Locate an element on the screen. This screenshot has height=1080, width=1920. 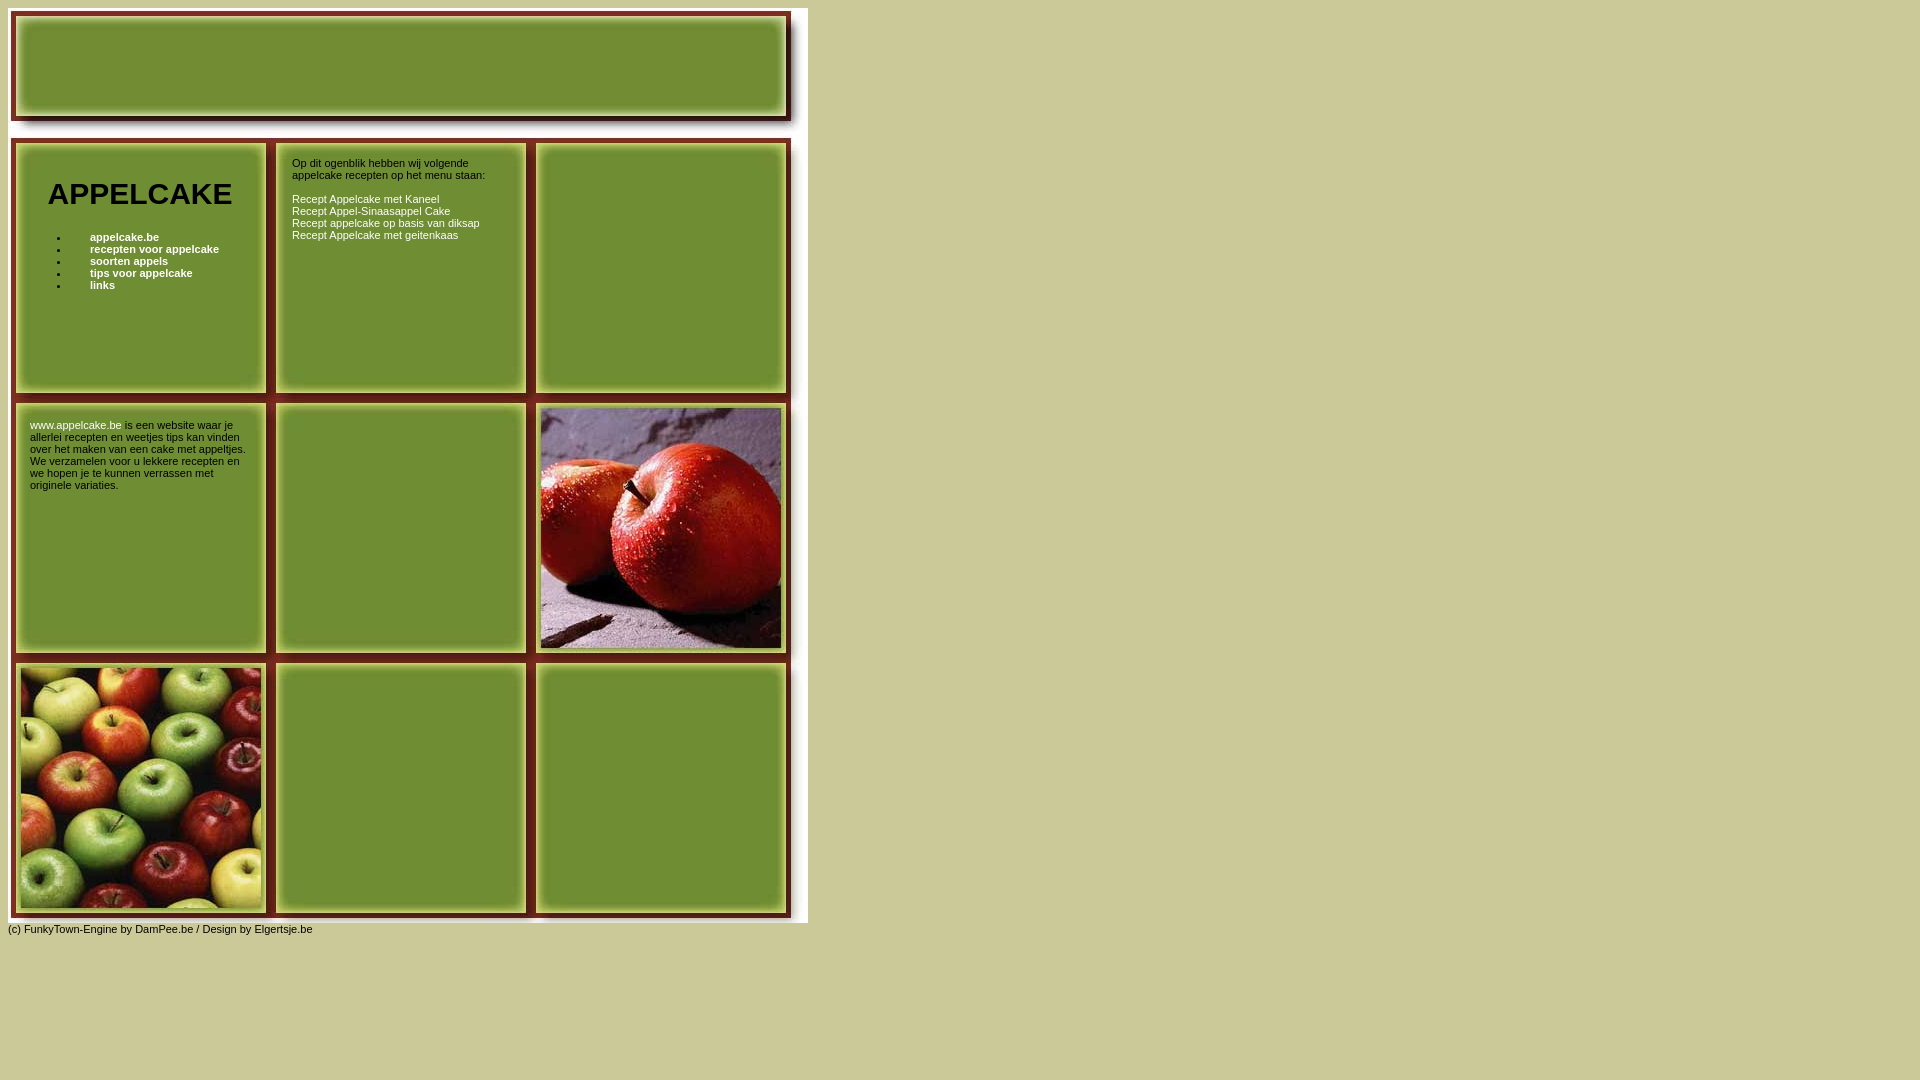
'Recept Appel-Sinaasappel Cake' is located at coordinates (291, 211).